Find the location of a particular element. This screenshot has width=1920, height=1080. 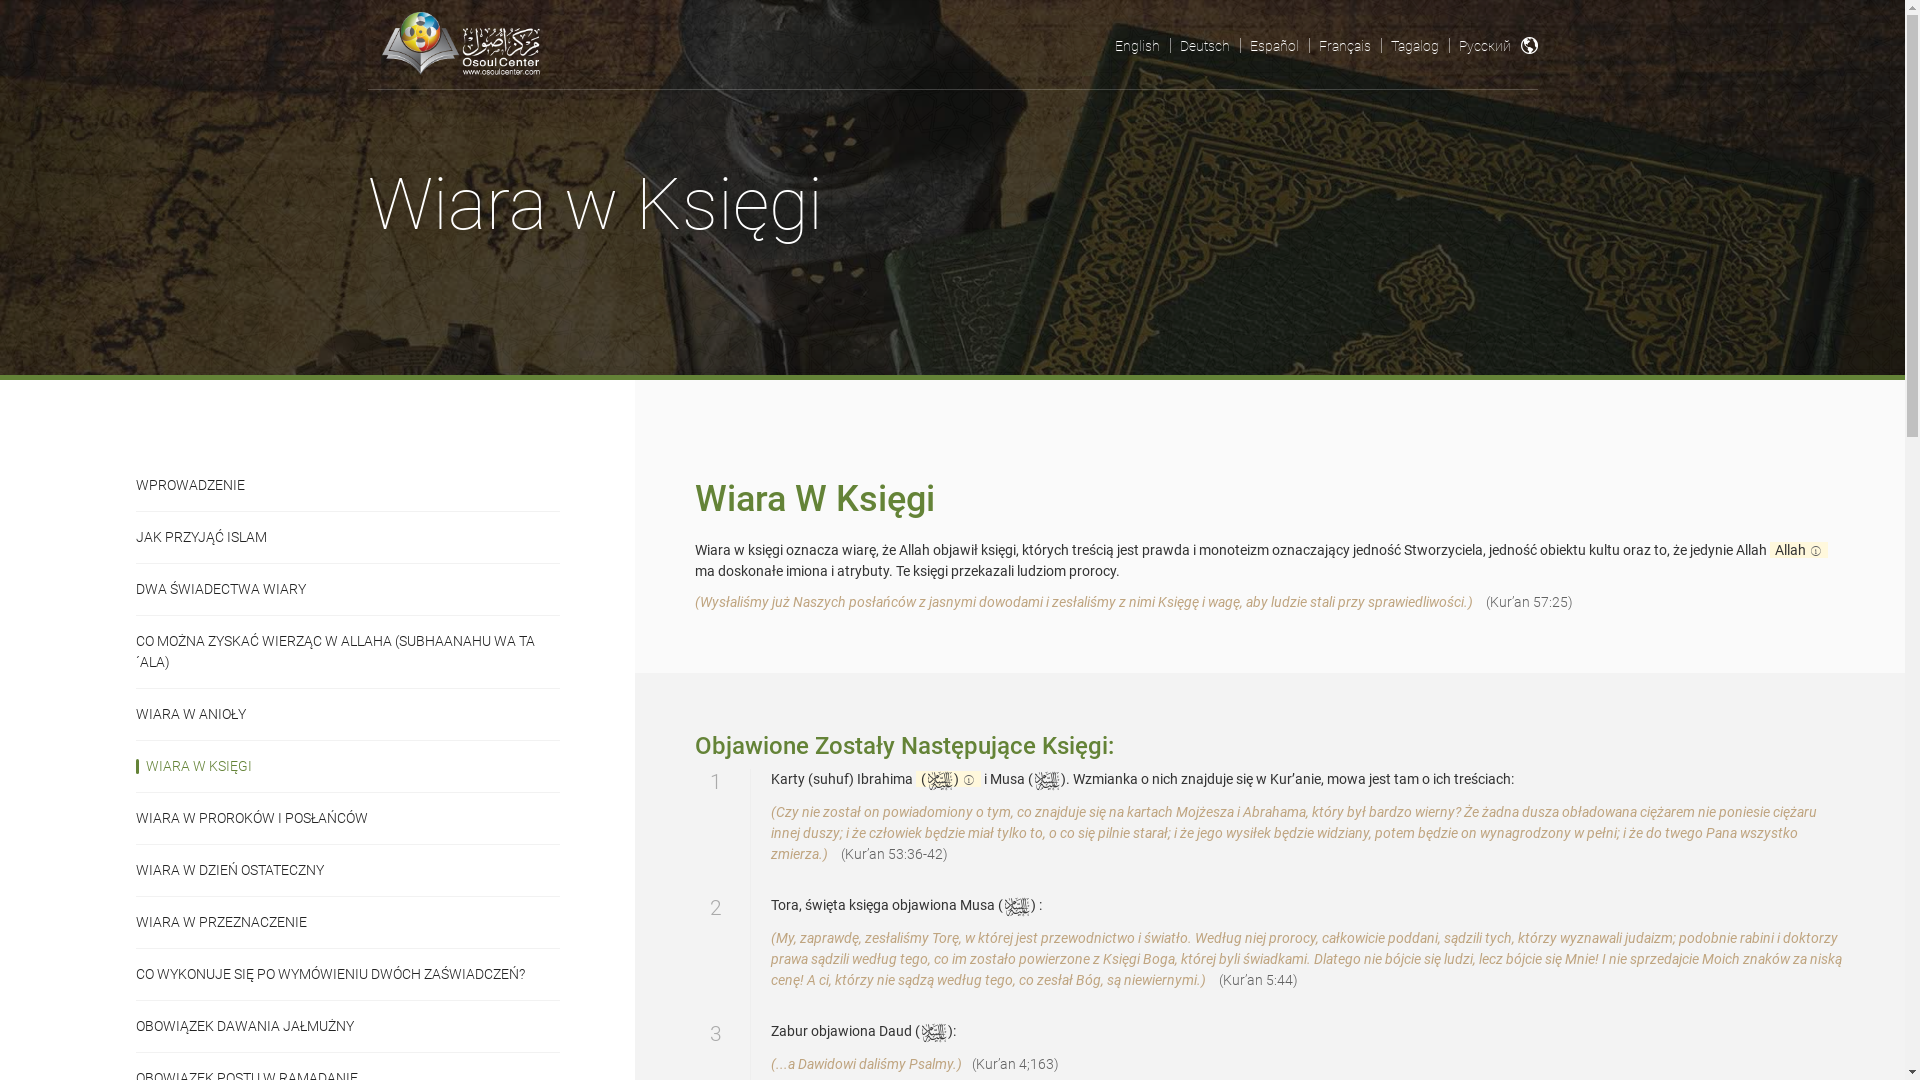

'Tagalog' is located at coordinates (1413, 45).